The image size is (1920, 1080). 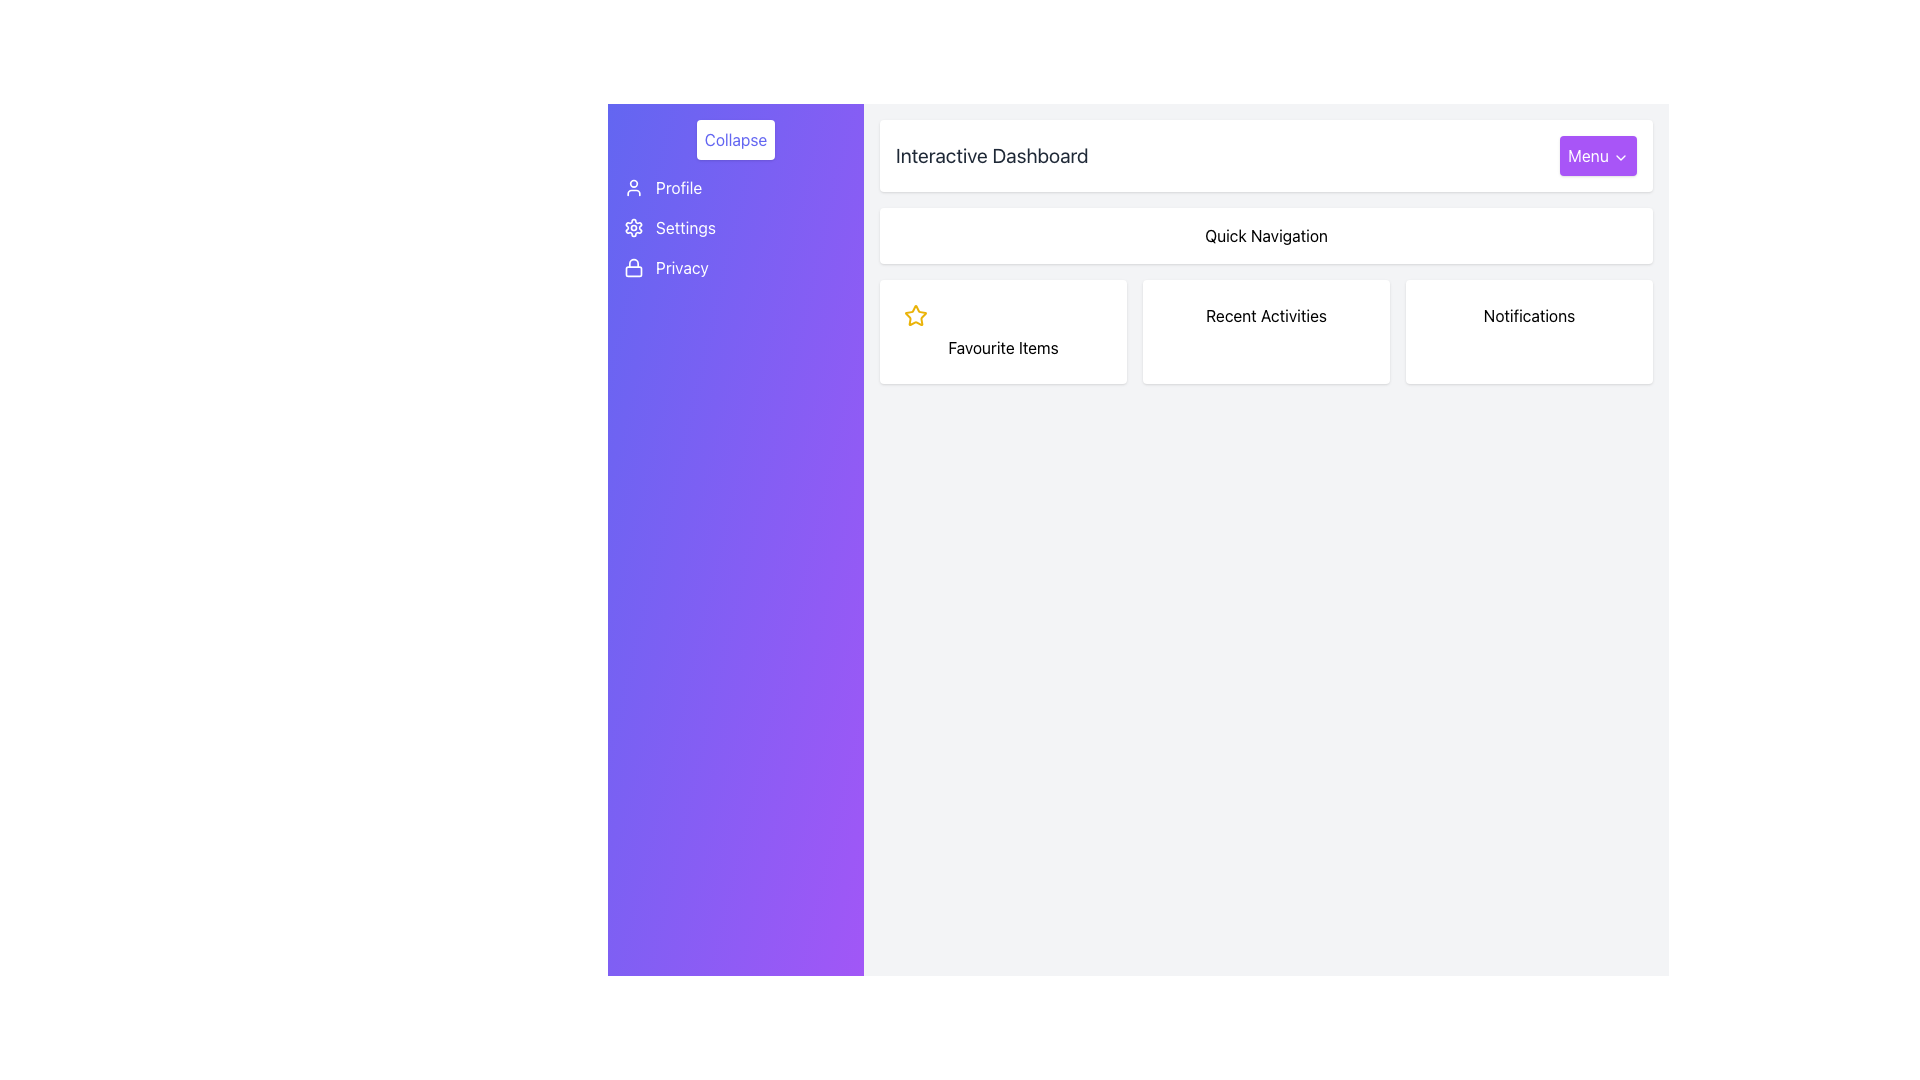 What do you see at coordinates (734, 138) in the screenshot?
I see `the collapse button at the top of the sidebar` at bounding box center [734, 138].